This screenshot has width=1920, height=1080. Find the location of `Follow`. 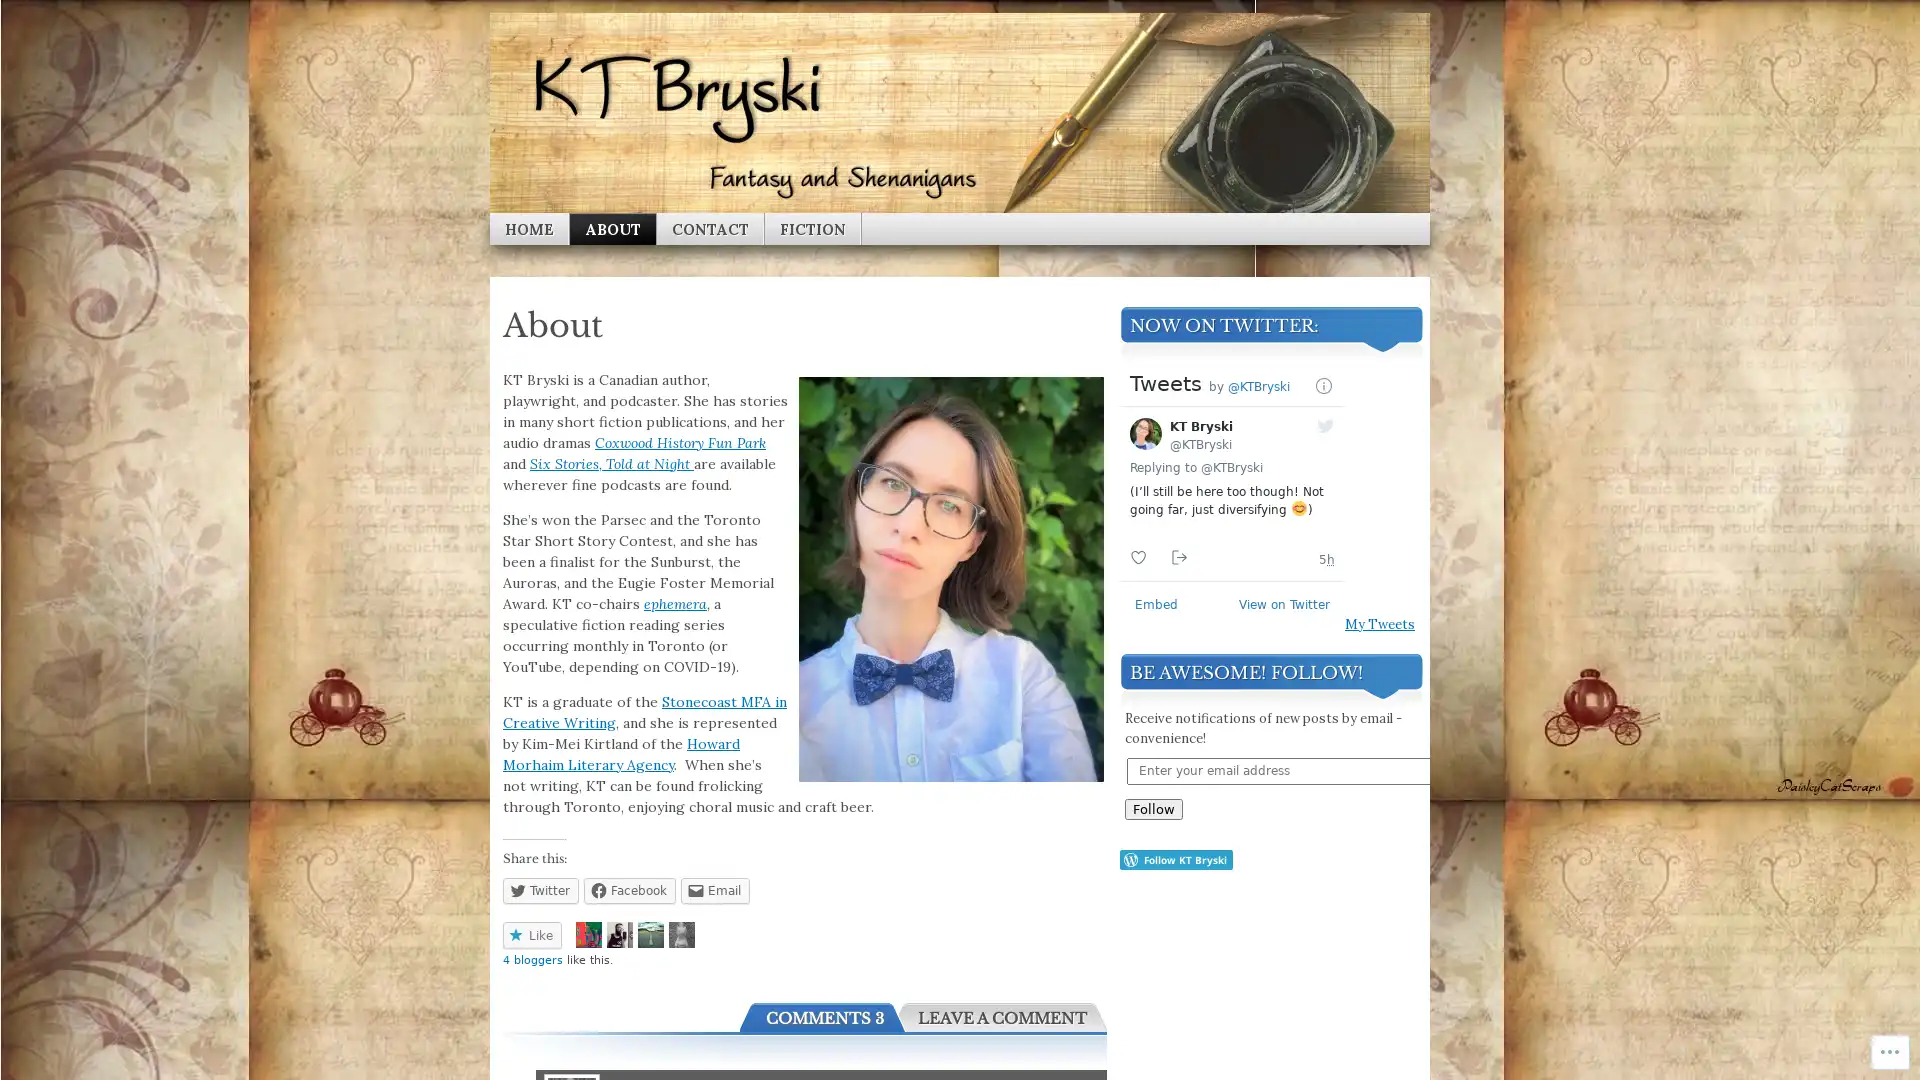

Follow is located at coordinates (1153, 807).